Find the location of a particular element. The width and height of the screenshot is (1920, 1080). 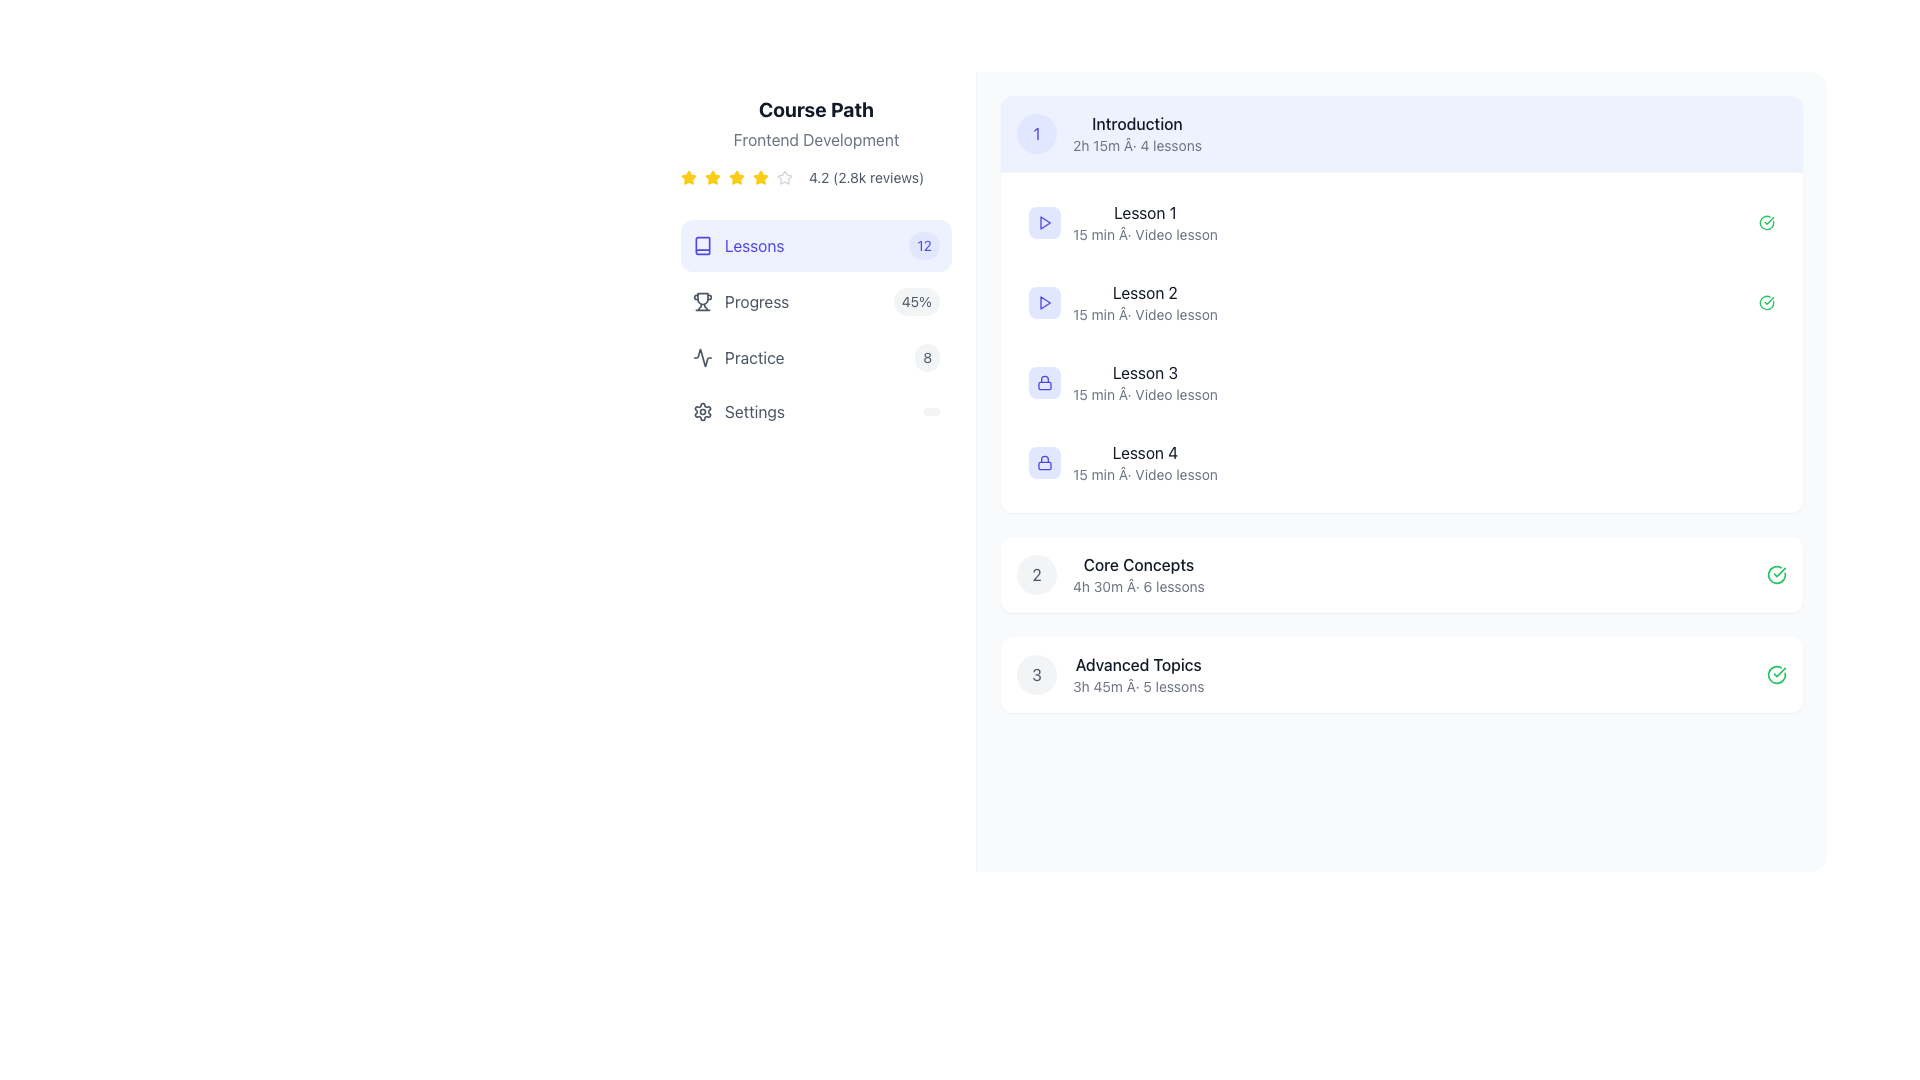

numerical value displayed in the small, rounded rectangle badge with the text '12' inside, located in the top-right corner of the 'Lessons' button in the navigation pane is located at coordinates (923, 245).